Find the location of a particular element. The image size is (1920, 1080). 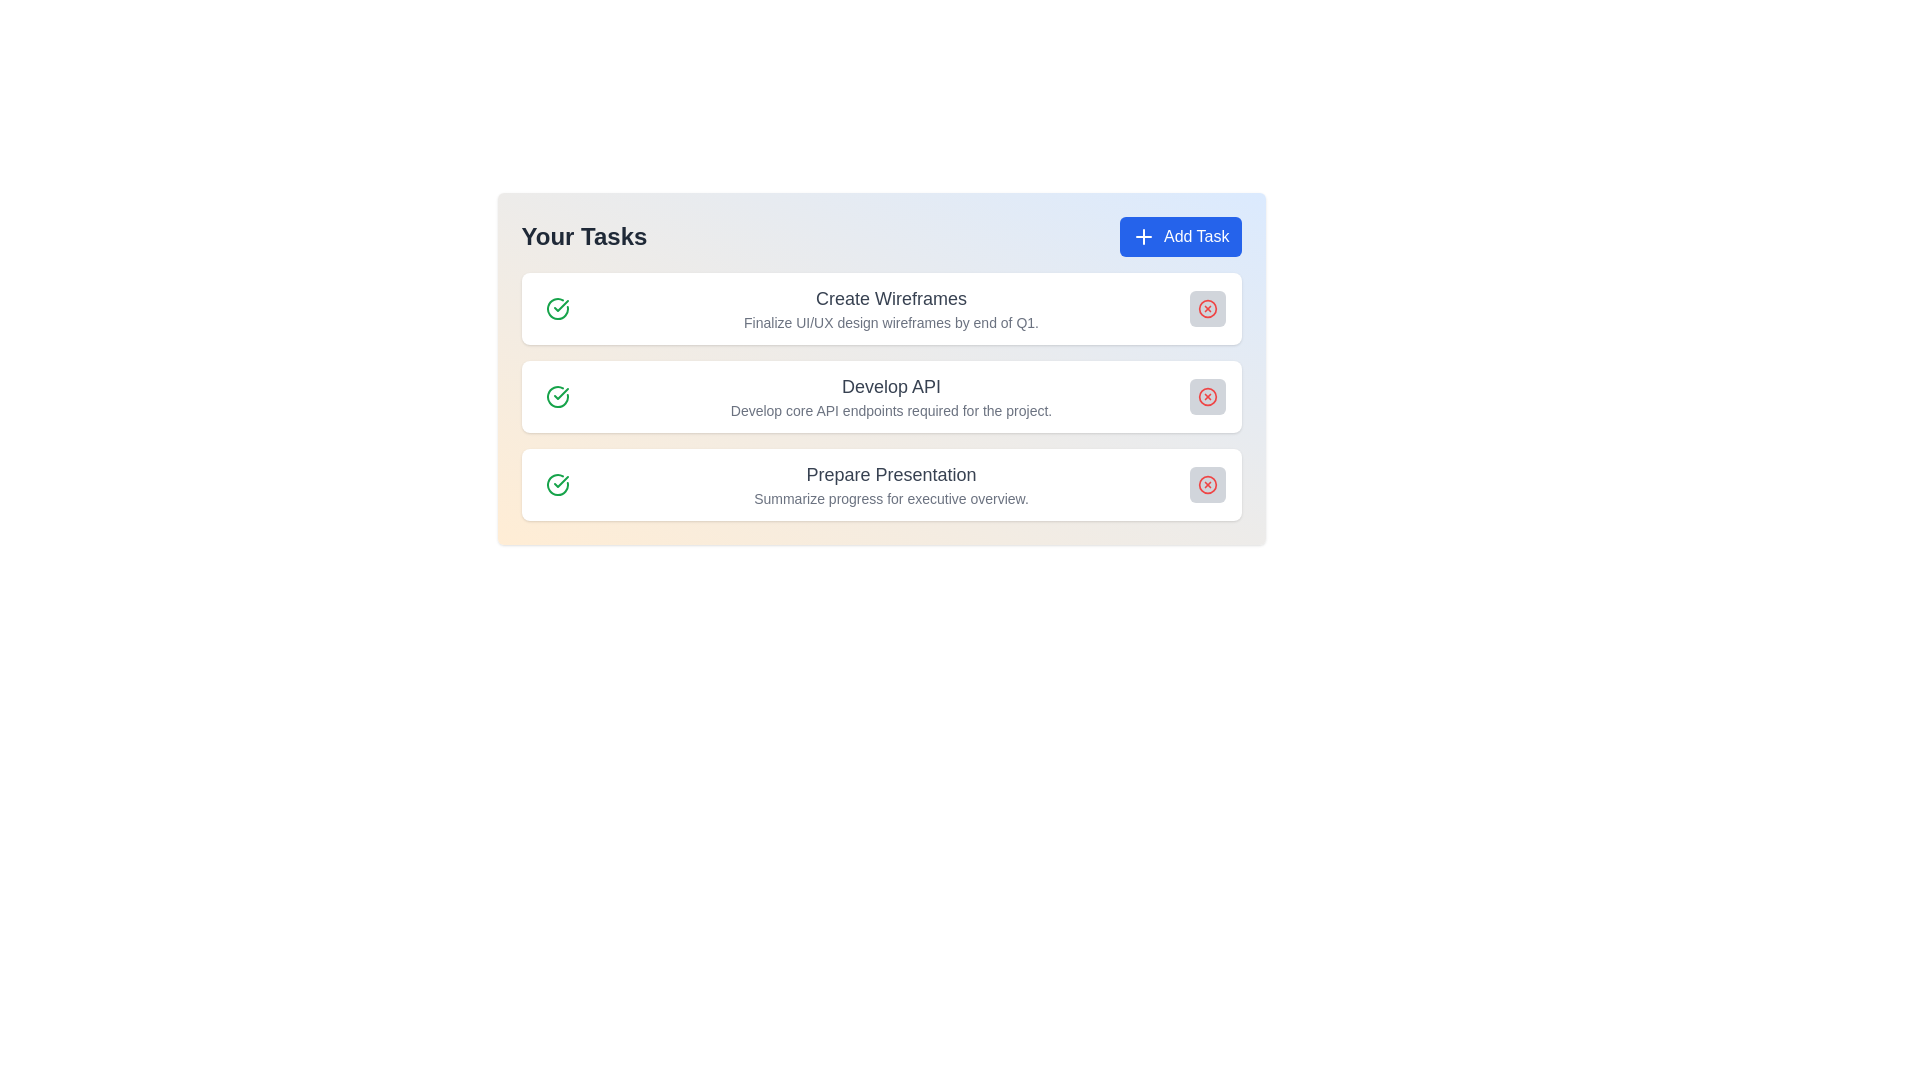

the completion icon located at the beginning of the task description row labeled 'Create Wireframes', which is positioned to the left of the text 'Create Wireframes' is located at coordinates (557, 308).